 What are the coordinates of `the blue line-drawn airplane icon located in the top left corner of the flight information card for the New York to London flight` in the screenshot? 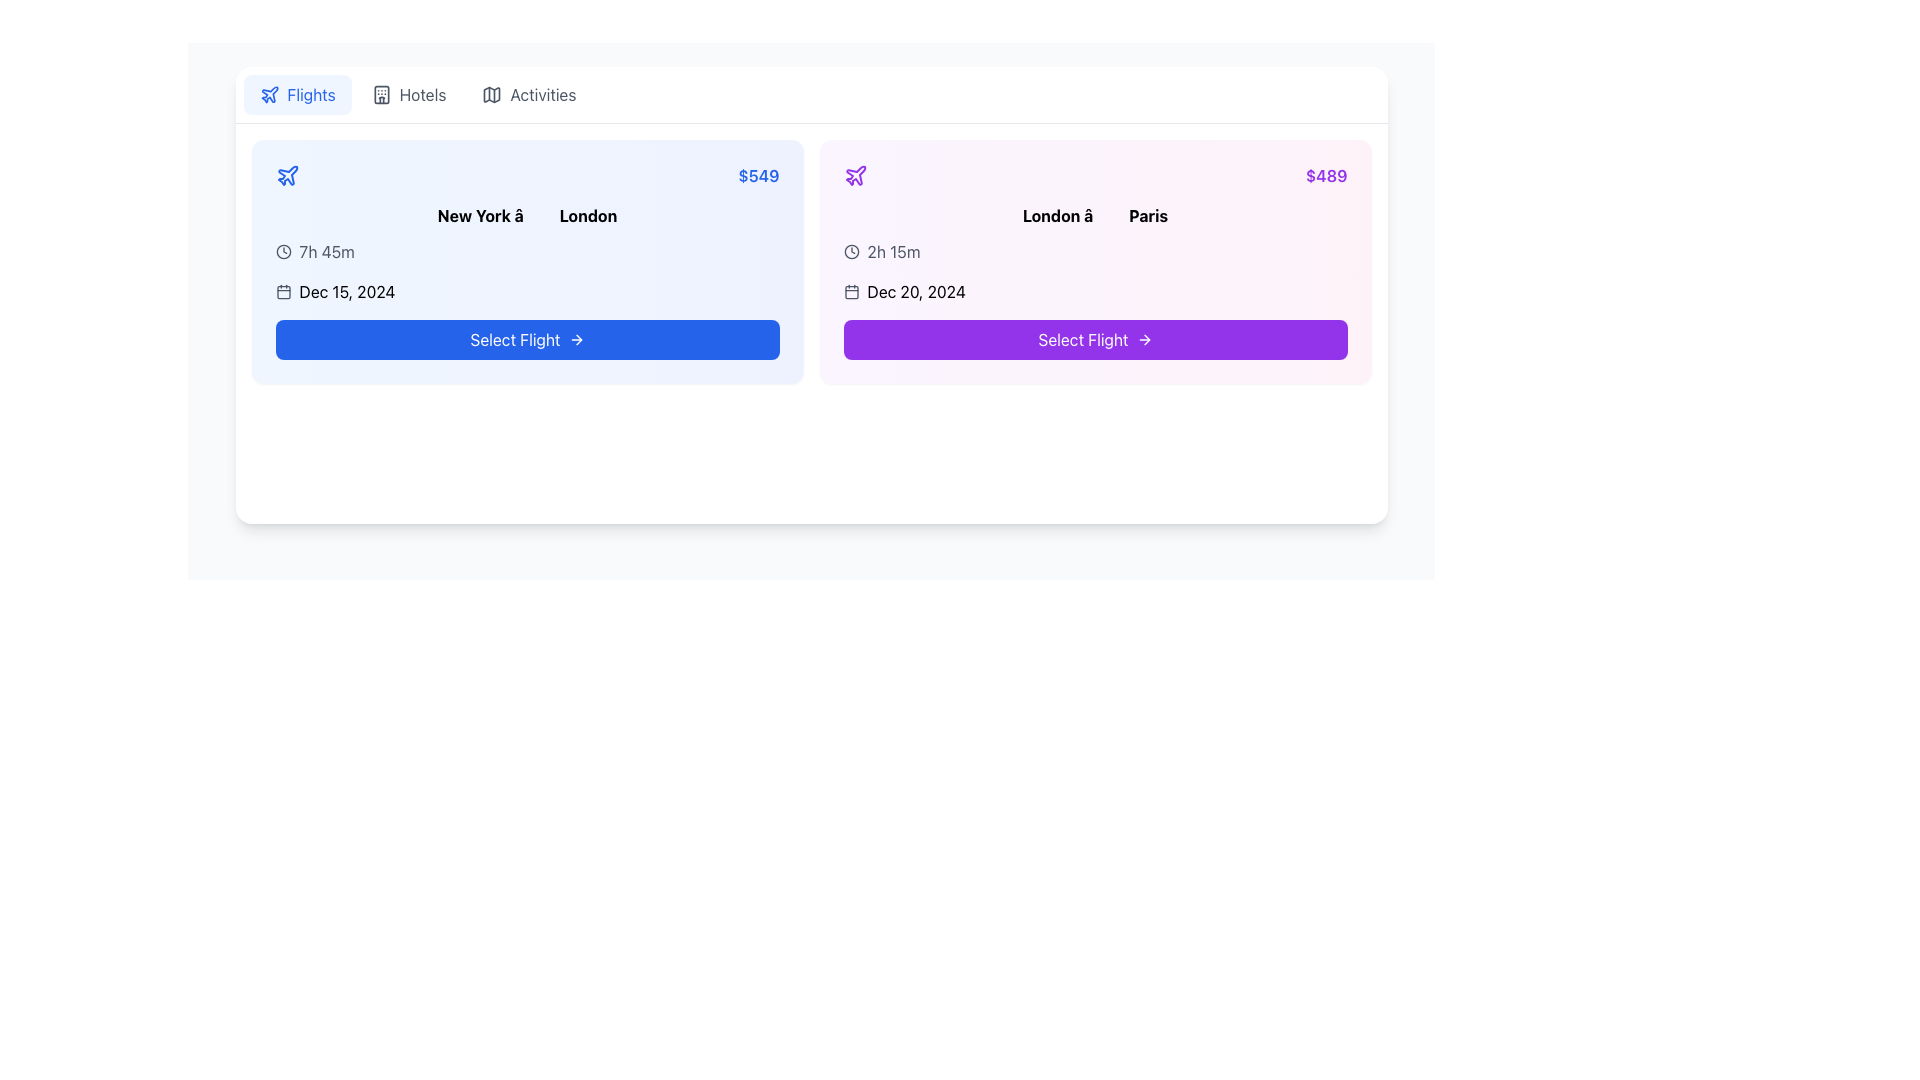 It's located at (286, 174).